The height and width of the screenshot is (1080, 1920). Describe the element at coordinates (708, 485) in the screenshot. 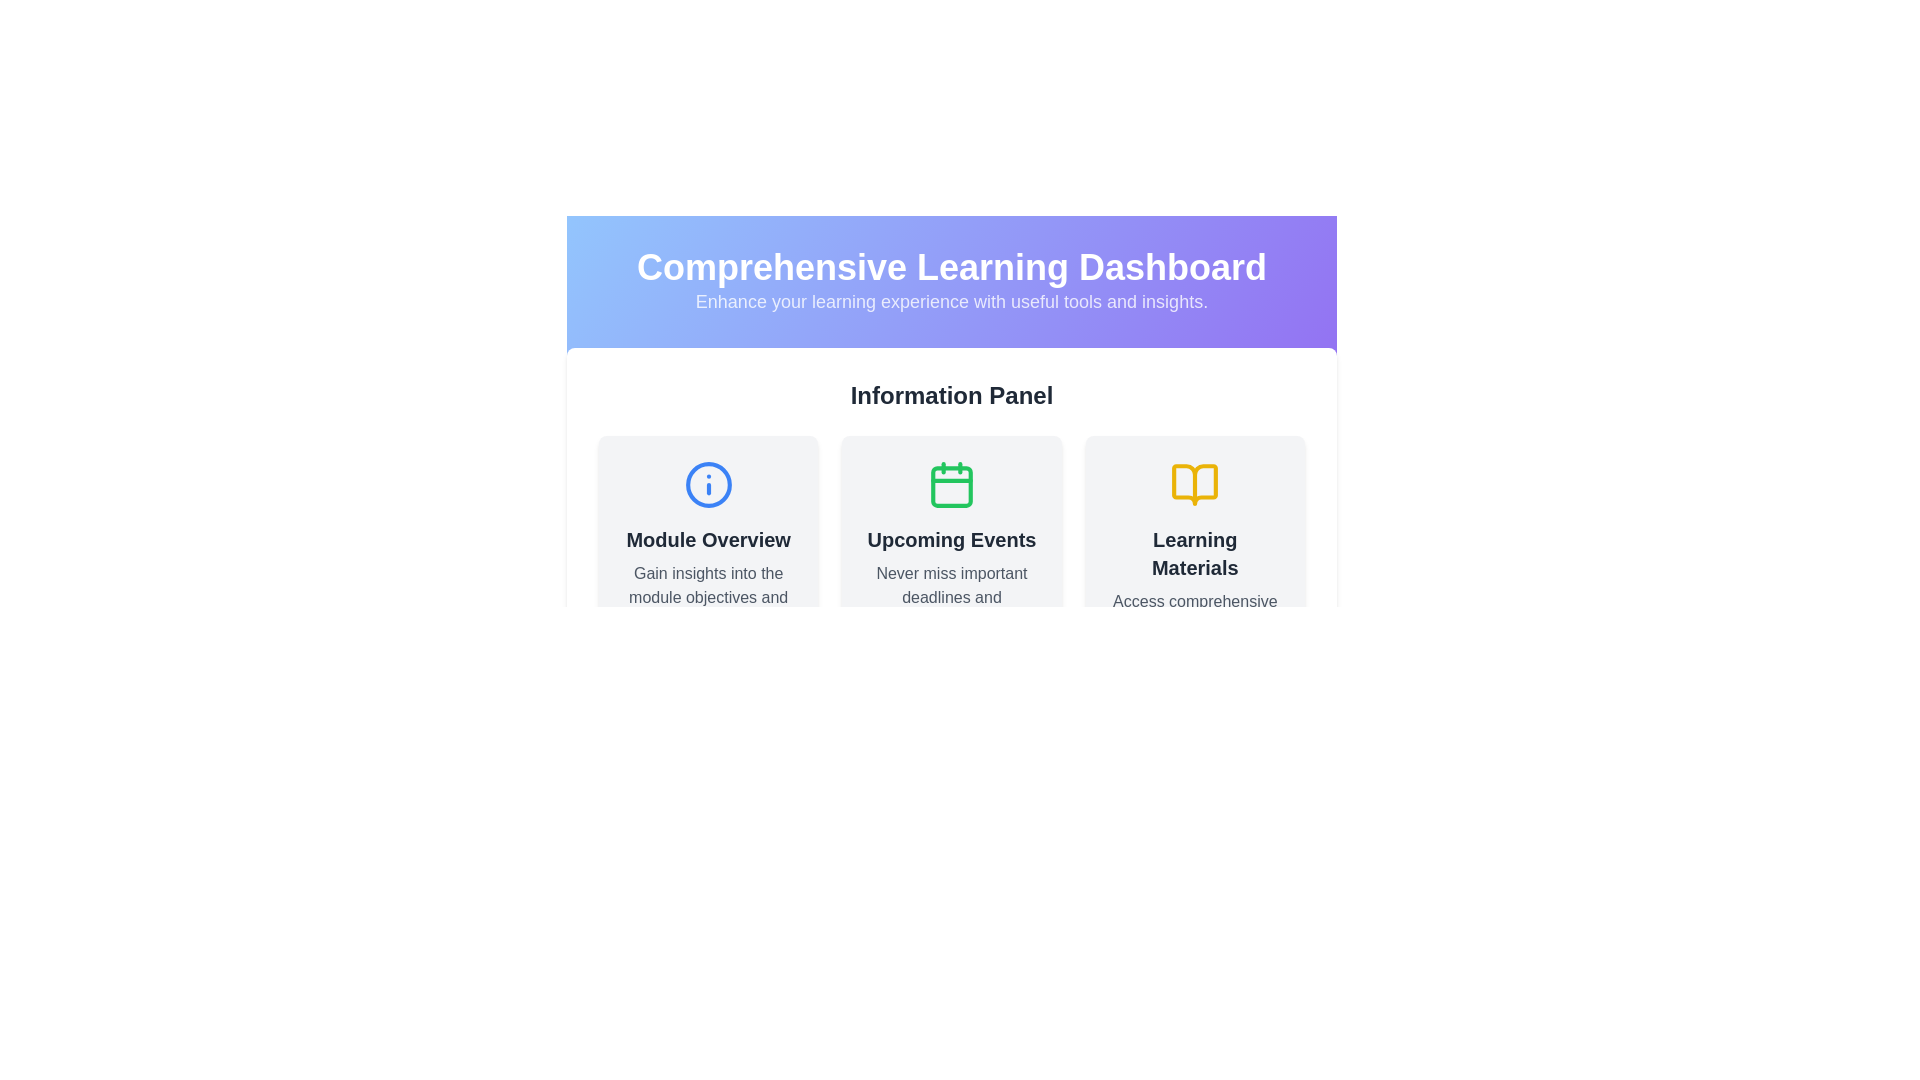

I see `the blue circular information icon located at the center of the left card under the 'Information Panel' section` at that location.